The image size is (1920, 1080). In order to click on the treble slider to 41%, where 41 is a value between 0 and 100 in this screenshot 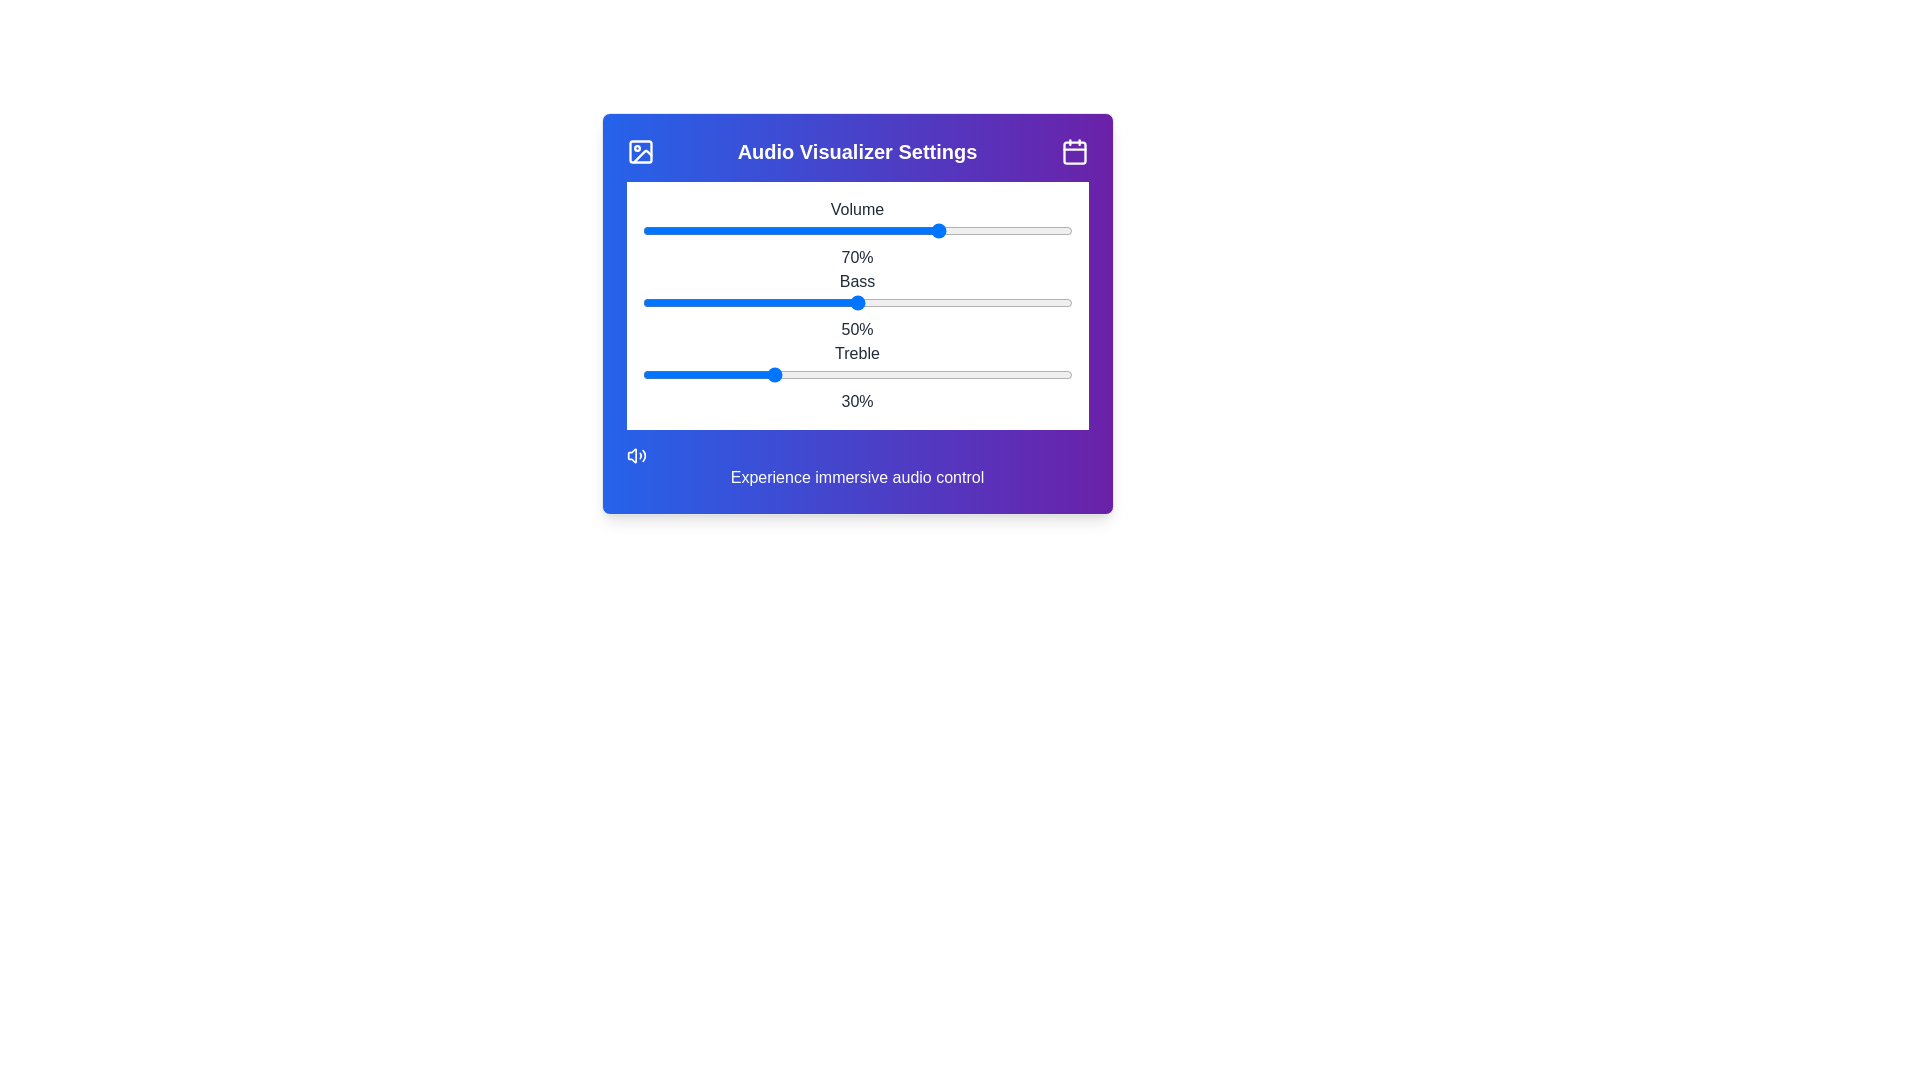, I will do `click(818, 374)`.